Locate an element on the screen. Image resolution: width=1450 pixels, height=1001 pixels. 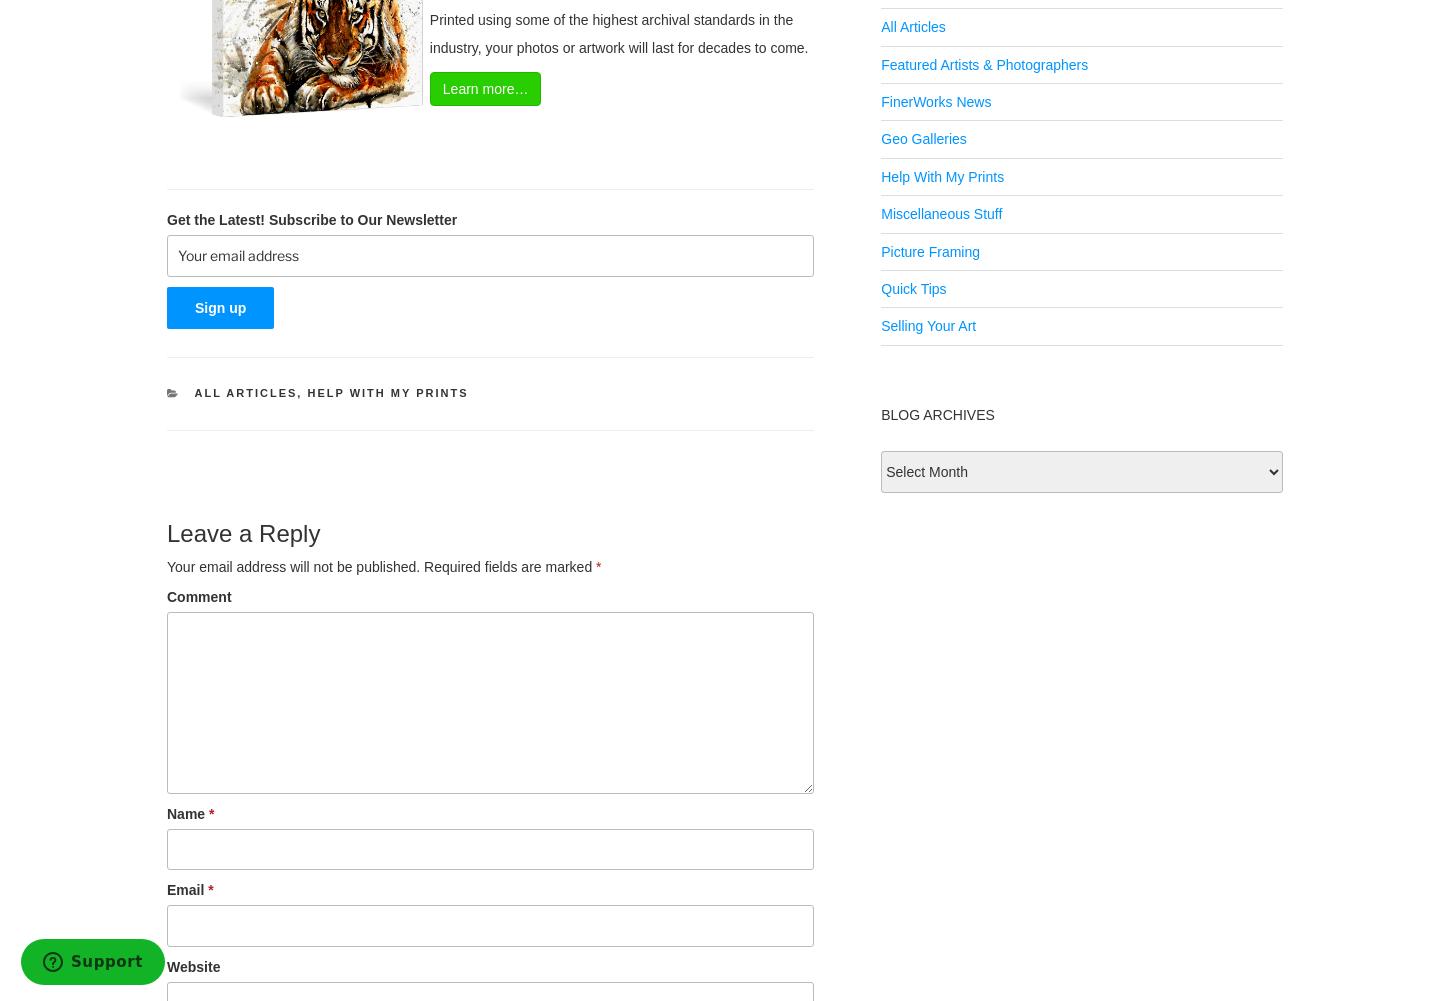
'Leave a Reply' is located at coordinates (166, 531).